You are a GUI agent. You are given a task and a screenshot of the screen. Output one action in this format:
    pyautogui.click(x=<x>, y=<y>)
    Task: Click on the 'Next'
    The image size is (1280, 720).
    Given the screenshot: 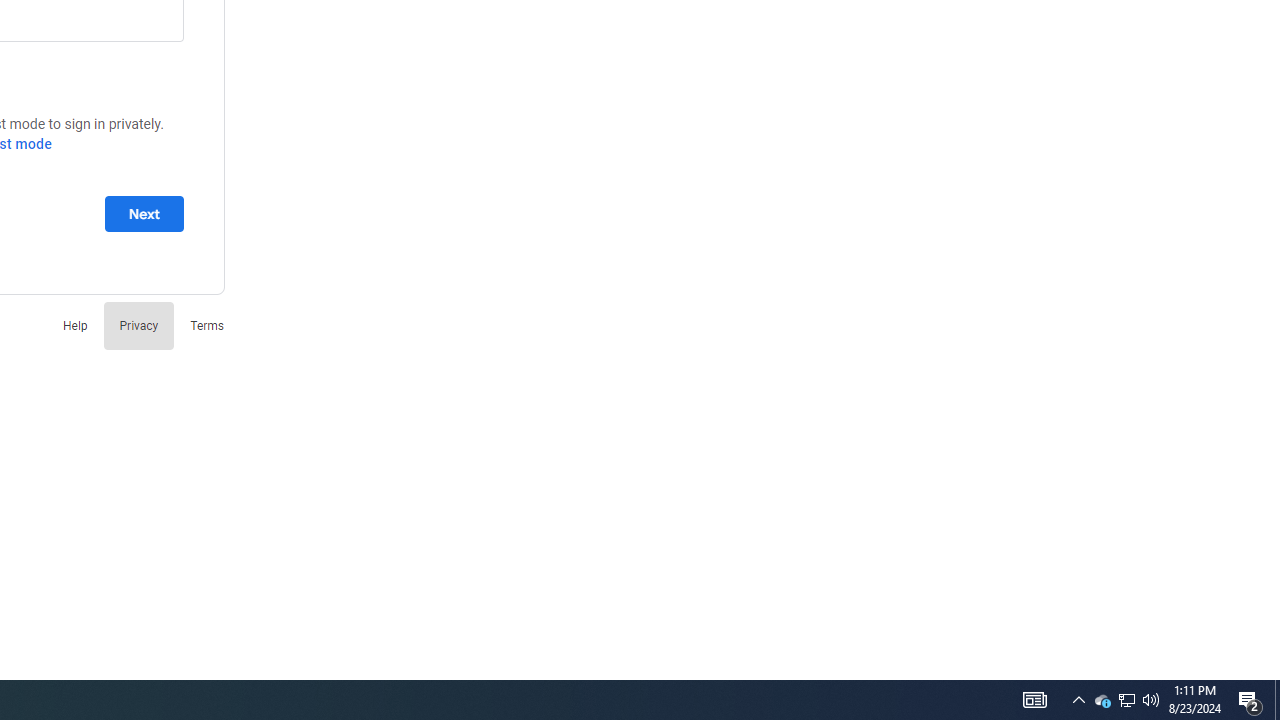 What is the action you would take?
    pyautogui.click(x=143, y=213)
    